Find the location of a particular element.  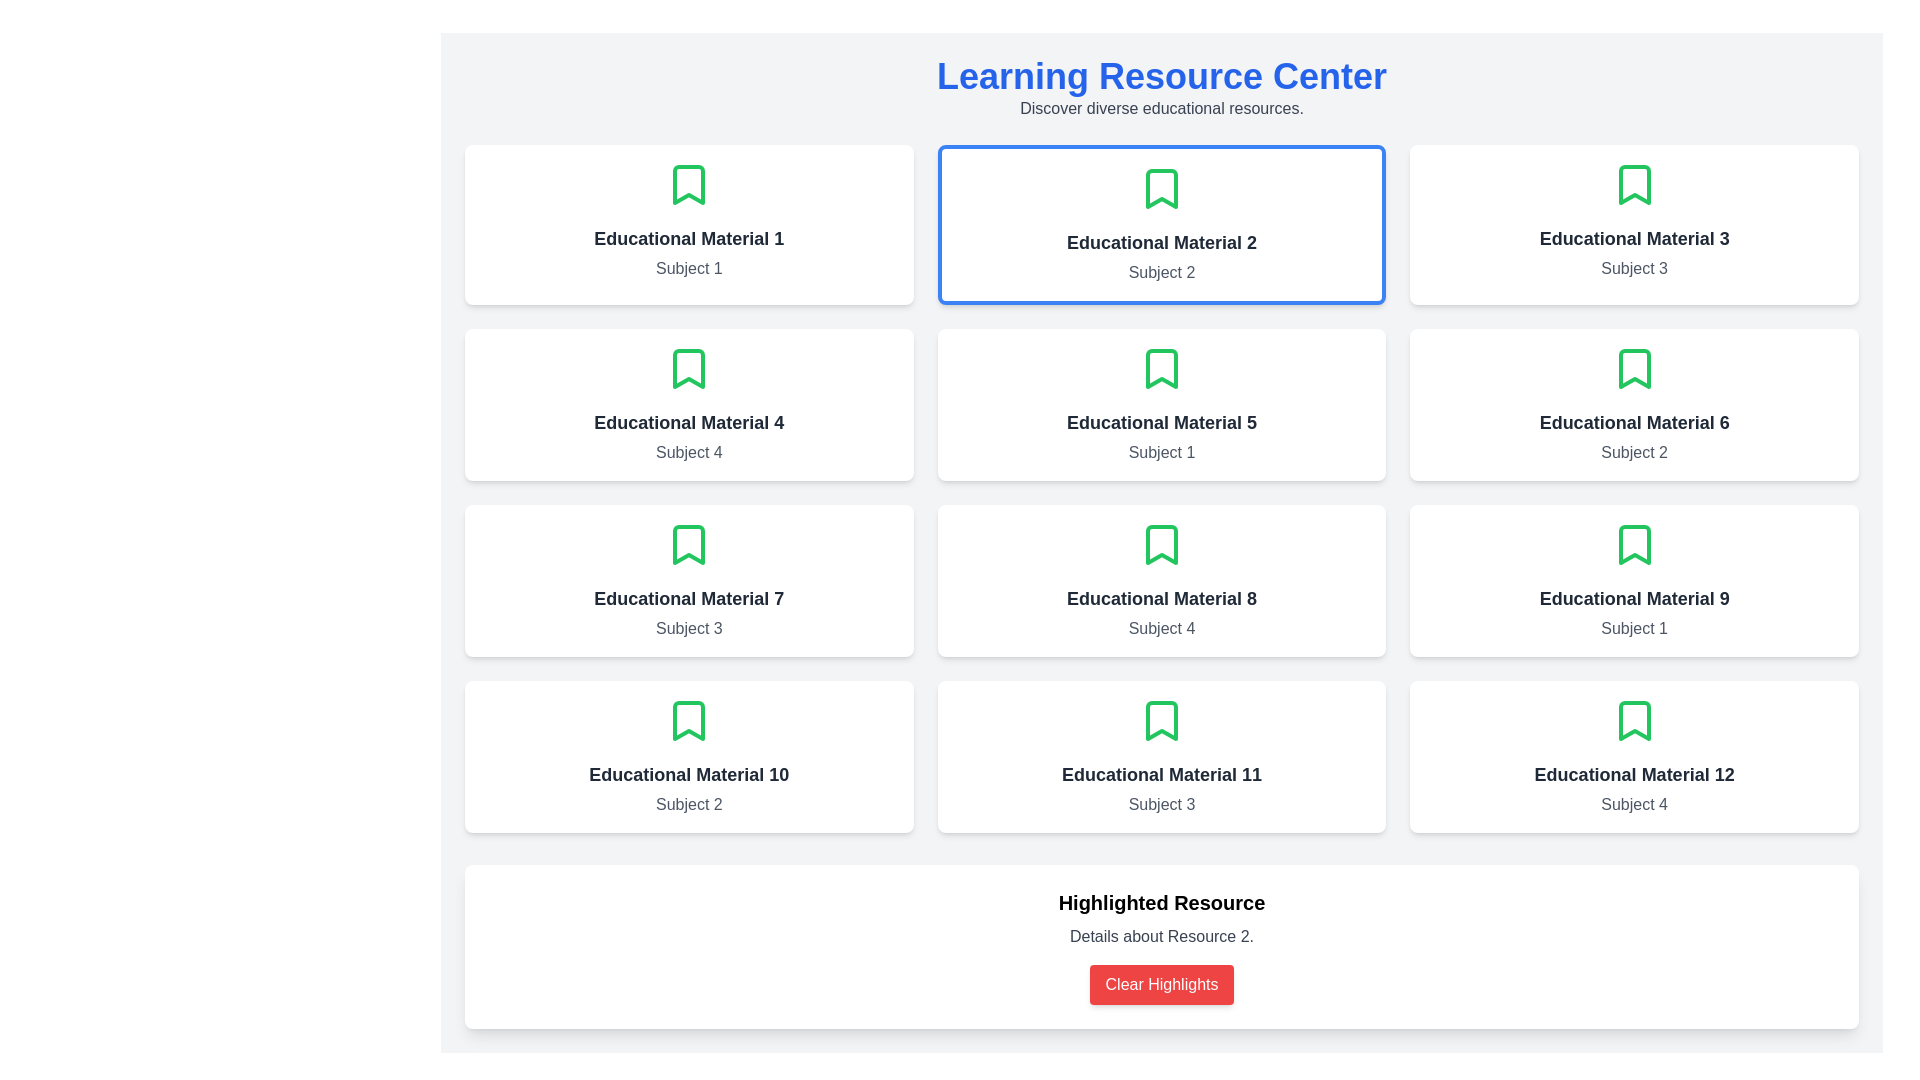

the static text element indicating categorization information within the card titled 'Educational Material 12', located at the bottom-center section is located at coordinates (1634, 804).